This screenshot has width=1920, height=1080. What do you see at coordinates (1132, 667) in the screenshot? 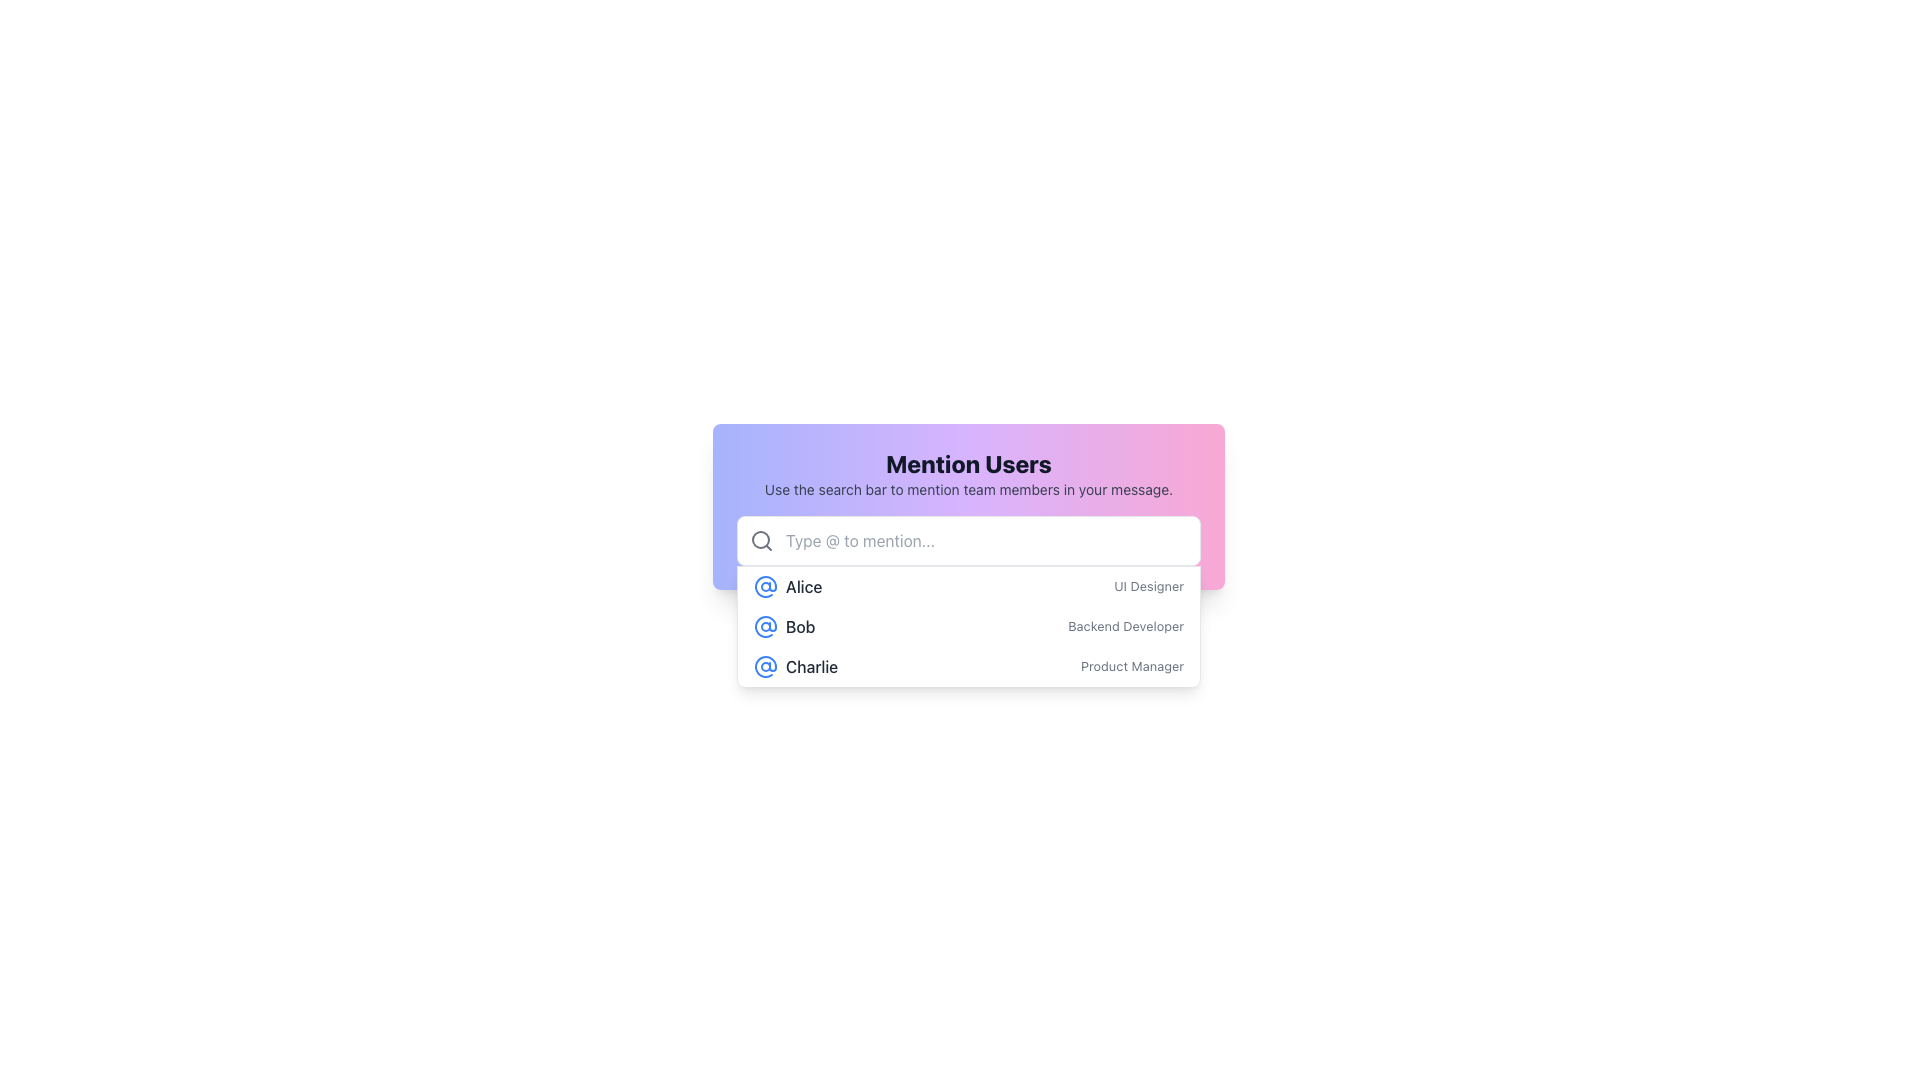
I see `the label indicating 'Charlie' is a Product Manager, located on the right side of the 'Charlie' text in the third row of the user selection list` at bounding box center [1132, 667].